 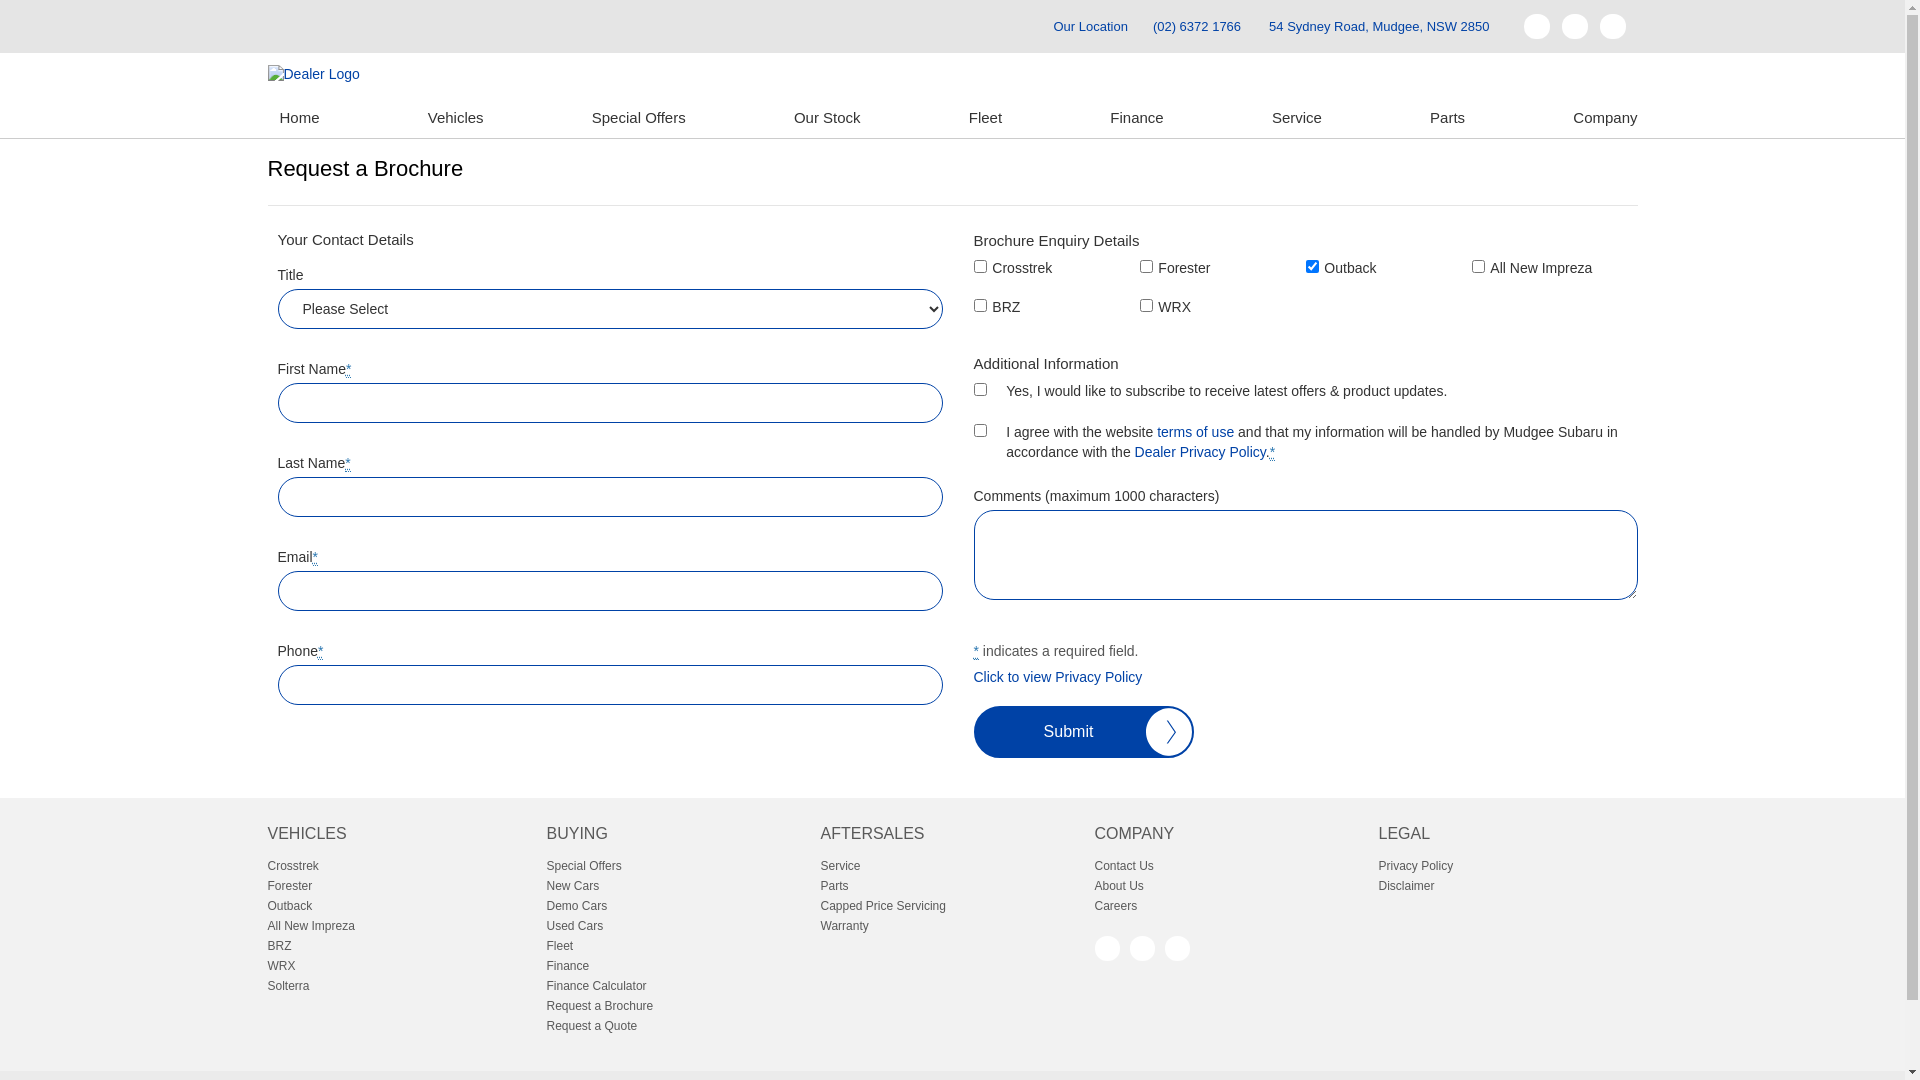 I want to click on 'Facebook', so click(x=1105, y=947).